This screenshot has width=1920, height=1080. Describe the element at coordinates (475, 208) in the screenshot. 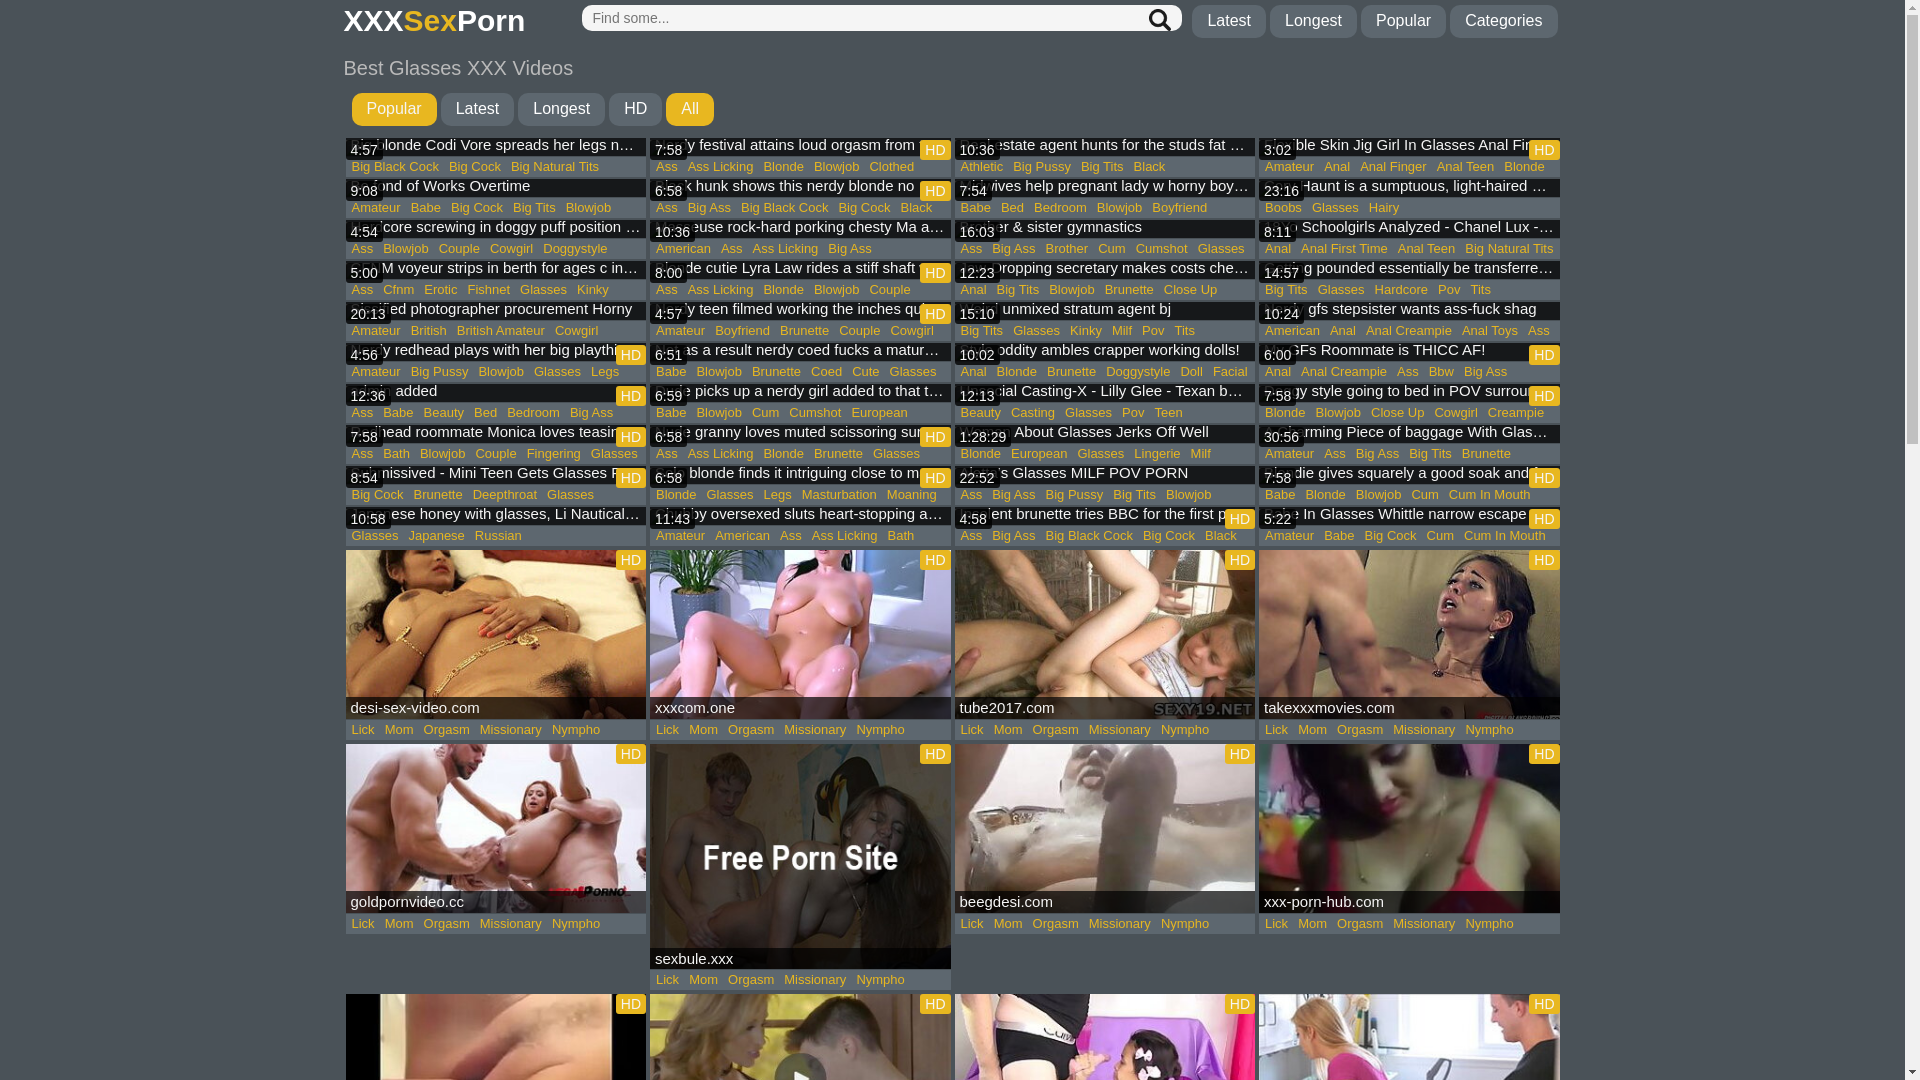

I see `'Big Cock'` at that location.